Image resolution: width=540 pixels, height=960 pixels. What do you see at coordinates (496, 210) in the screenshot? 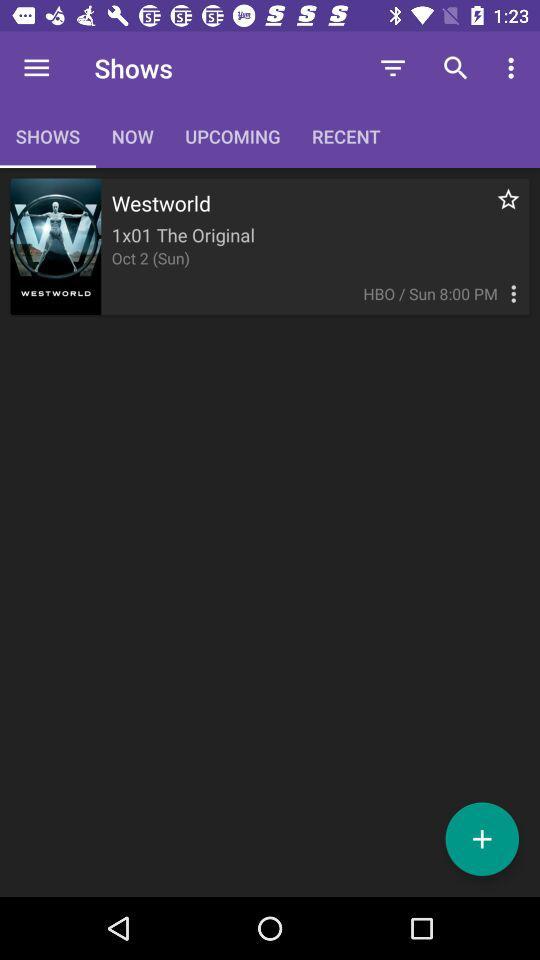
I see `item next to westworld item` at bounding box center [496, 210].